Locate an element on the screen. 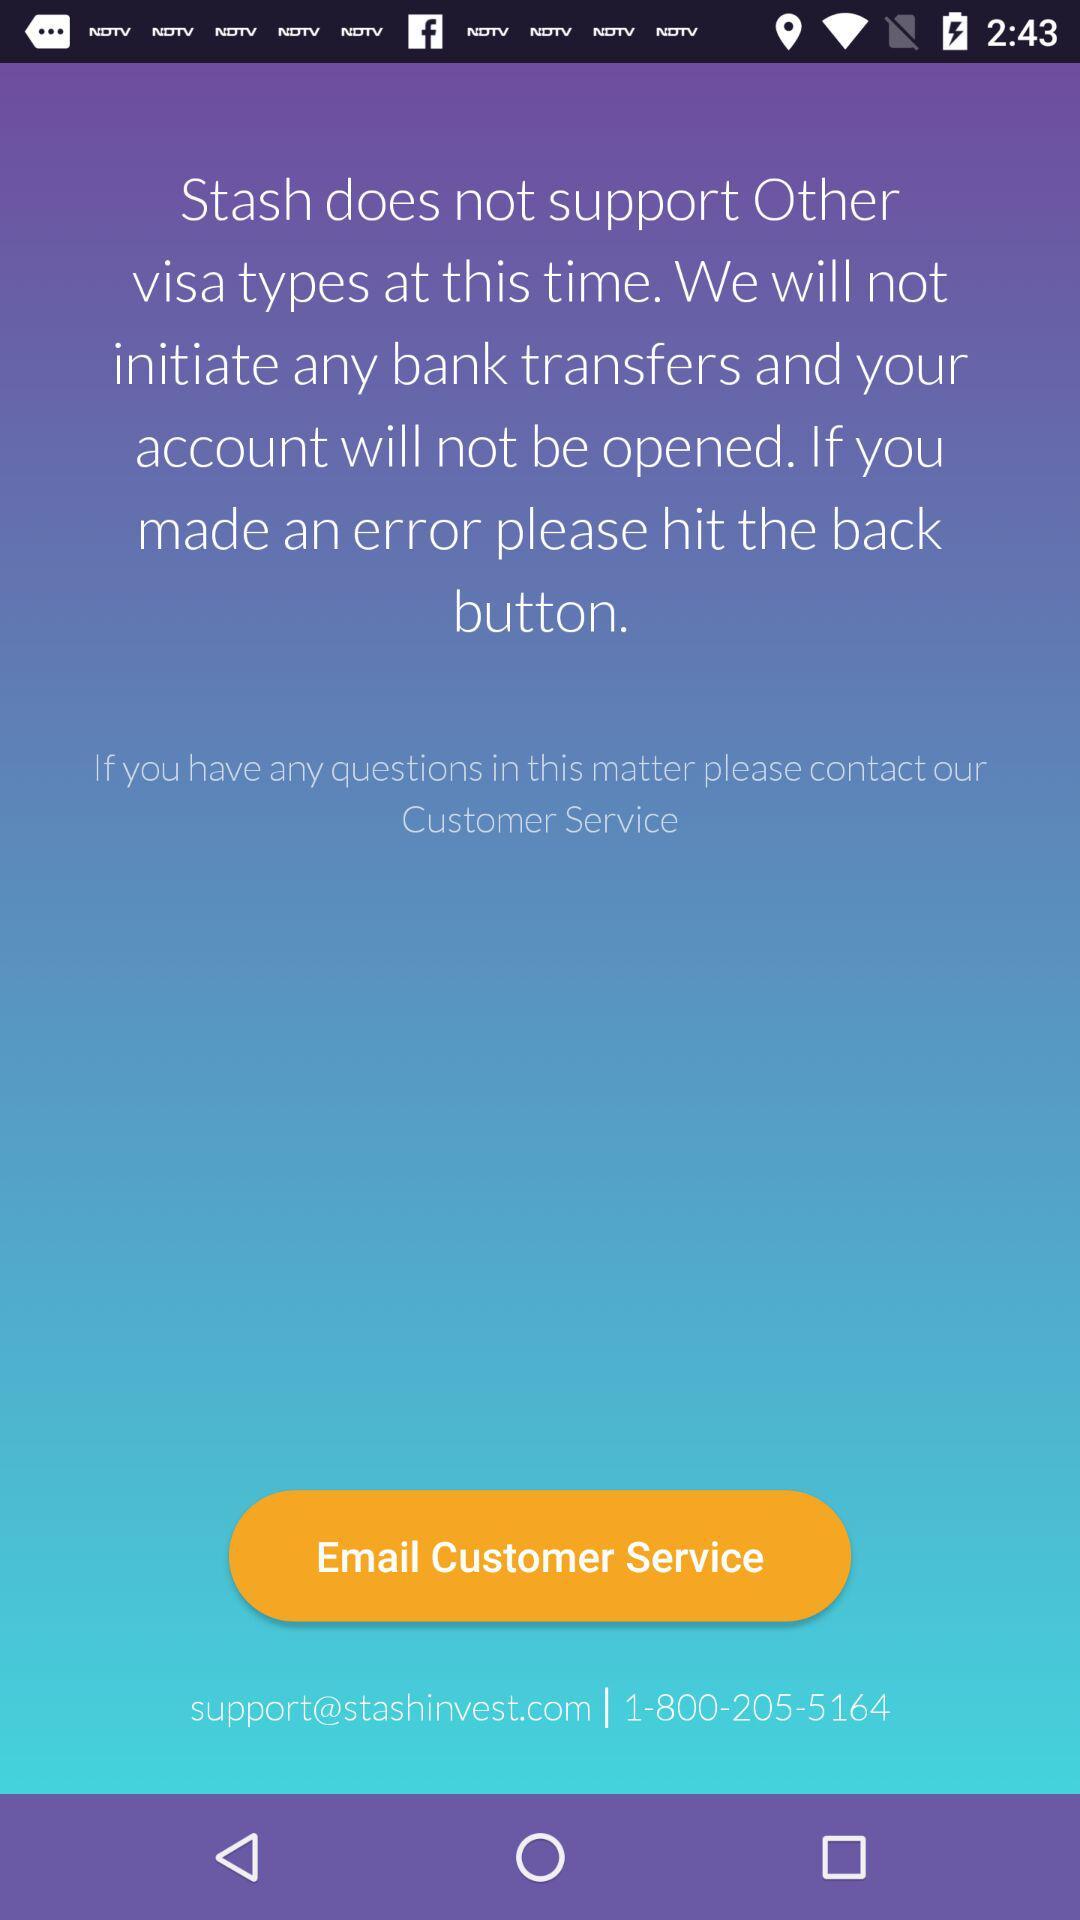 The image size is (1080, 1920). 1 800 205 is located at coordinates (756, 1706).